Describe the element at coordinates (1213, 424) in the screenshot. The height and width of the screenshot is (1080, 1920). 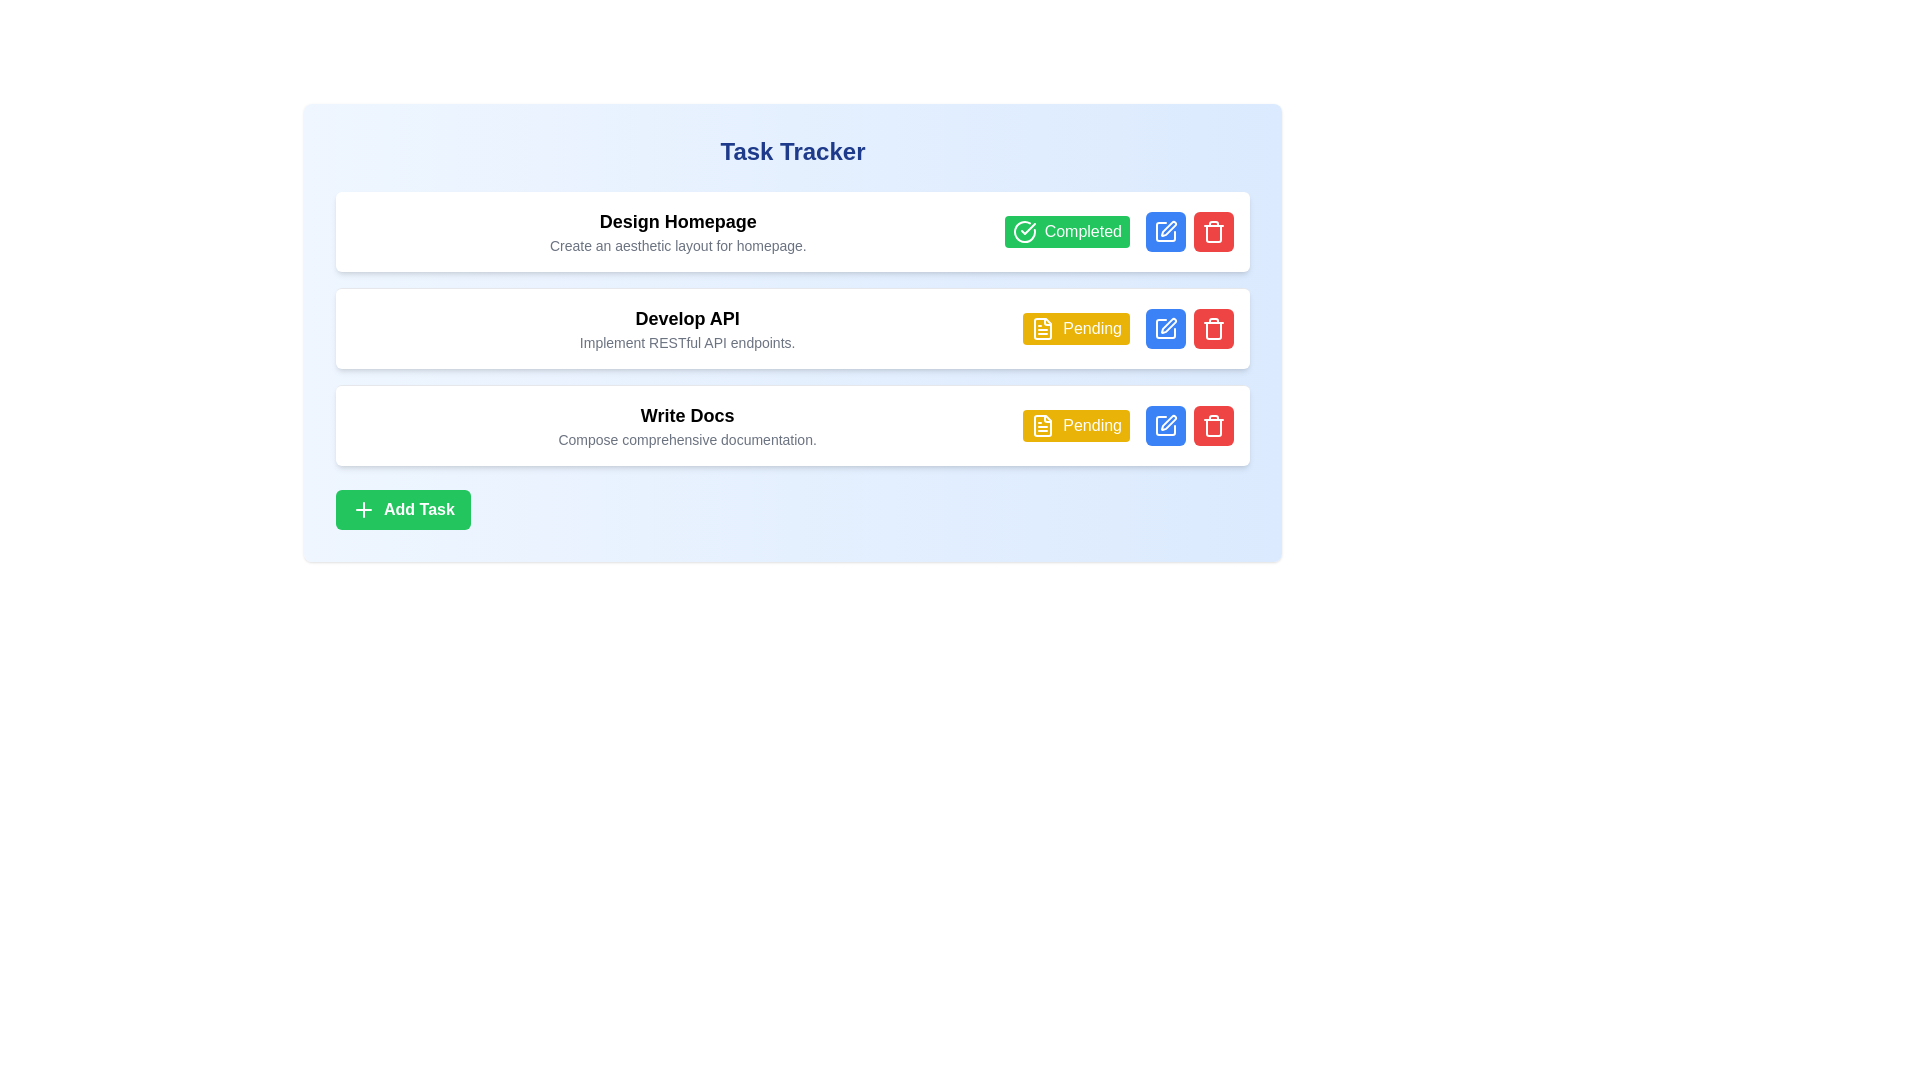
I see `the delete button located to the right of the 'Write Docs' task in the task tracker interface` at that location.